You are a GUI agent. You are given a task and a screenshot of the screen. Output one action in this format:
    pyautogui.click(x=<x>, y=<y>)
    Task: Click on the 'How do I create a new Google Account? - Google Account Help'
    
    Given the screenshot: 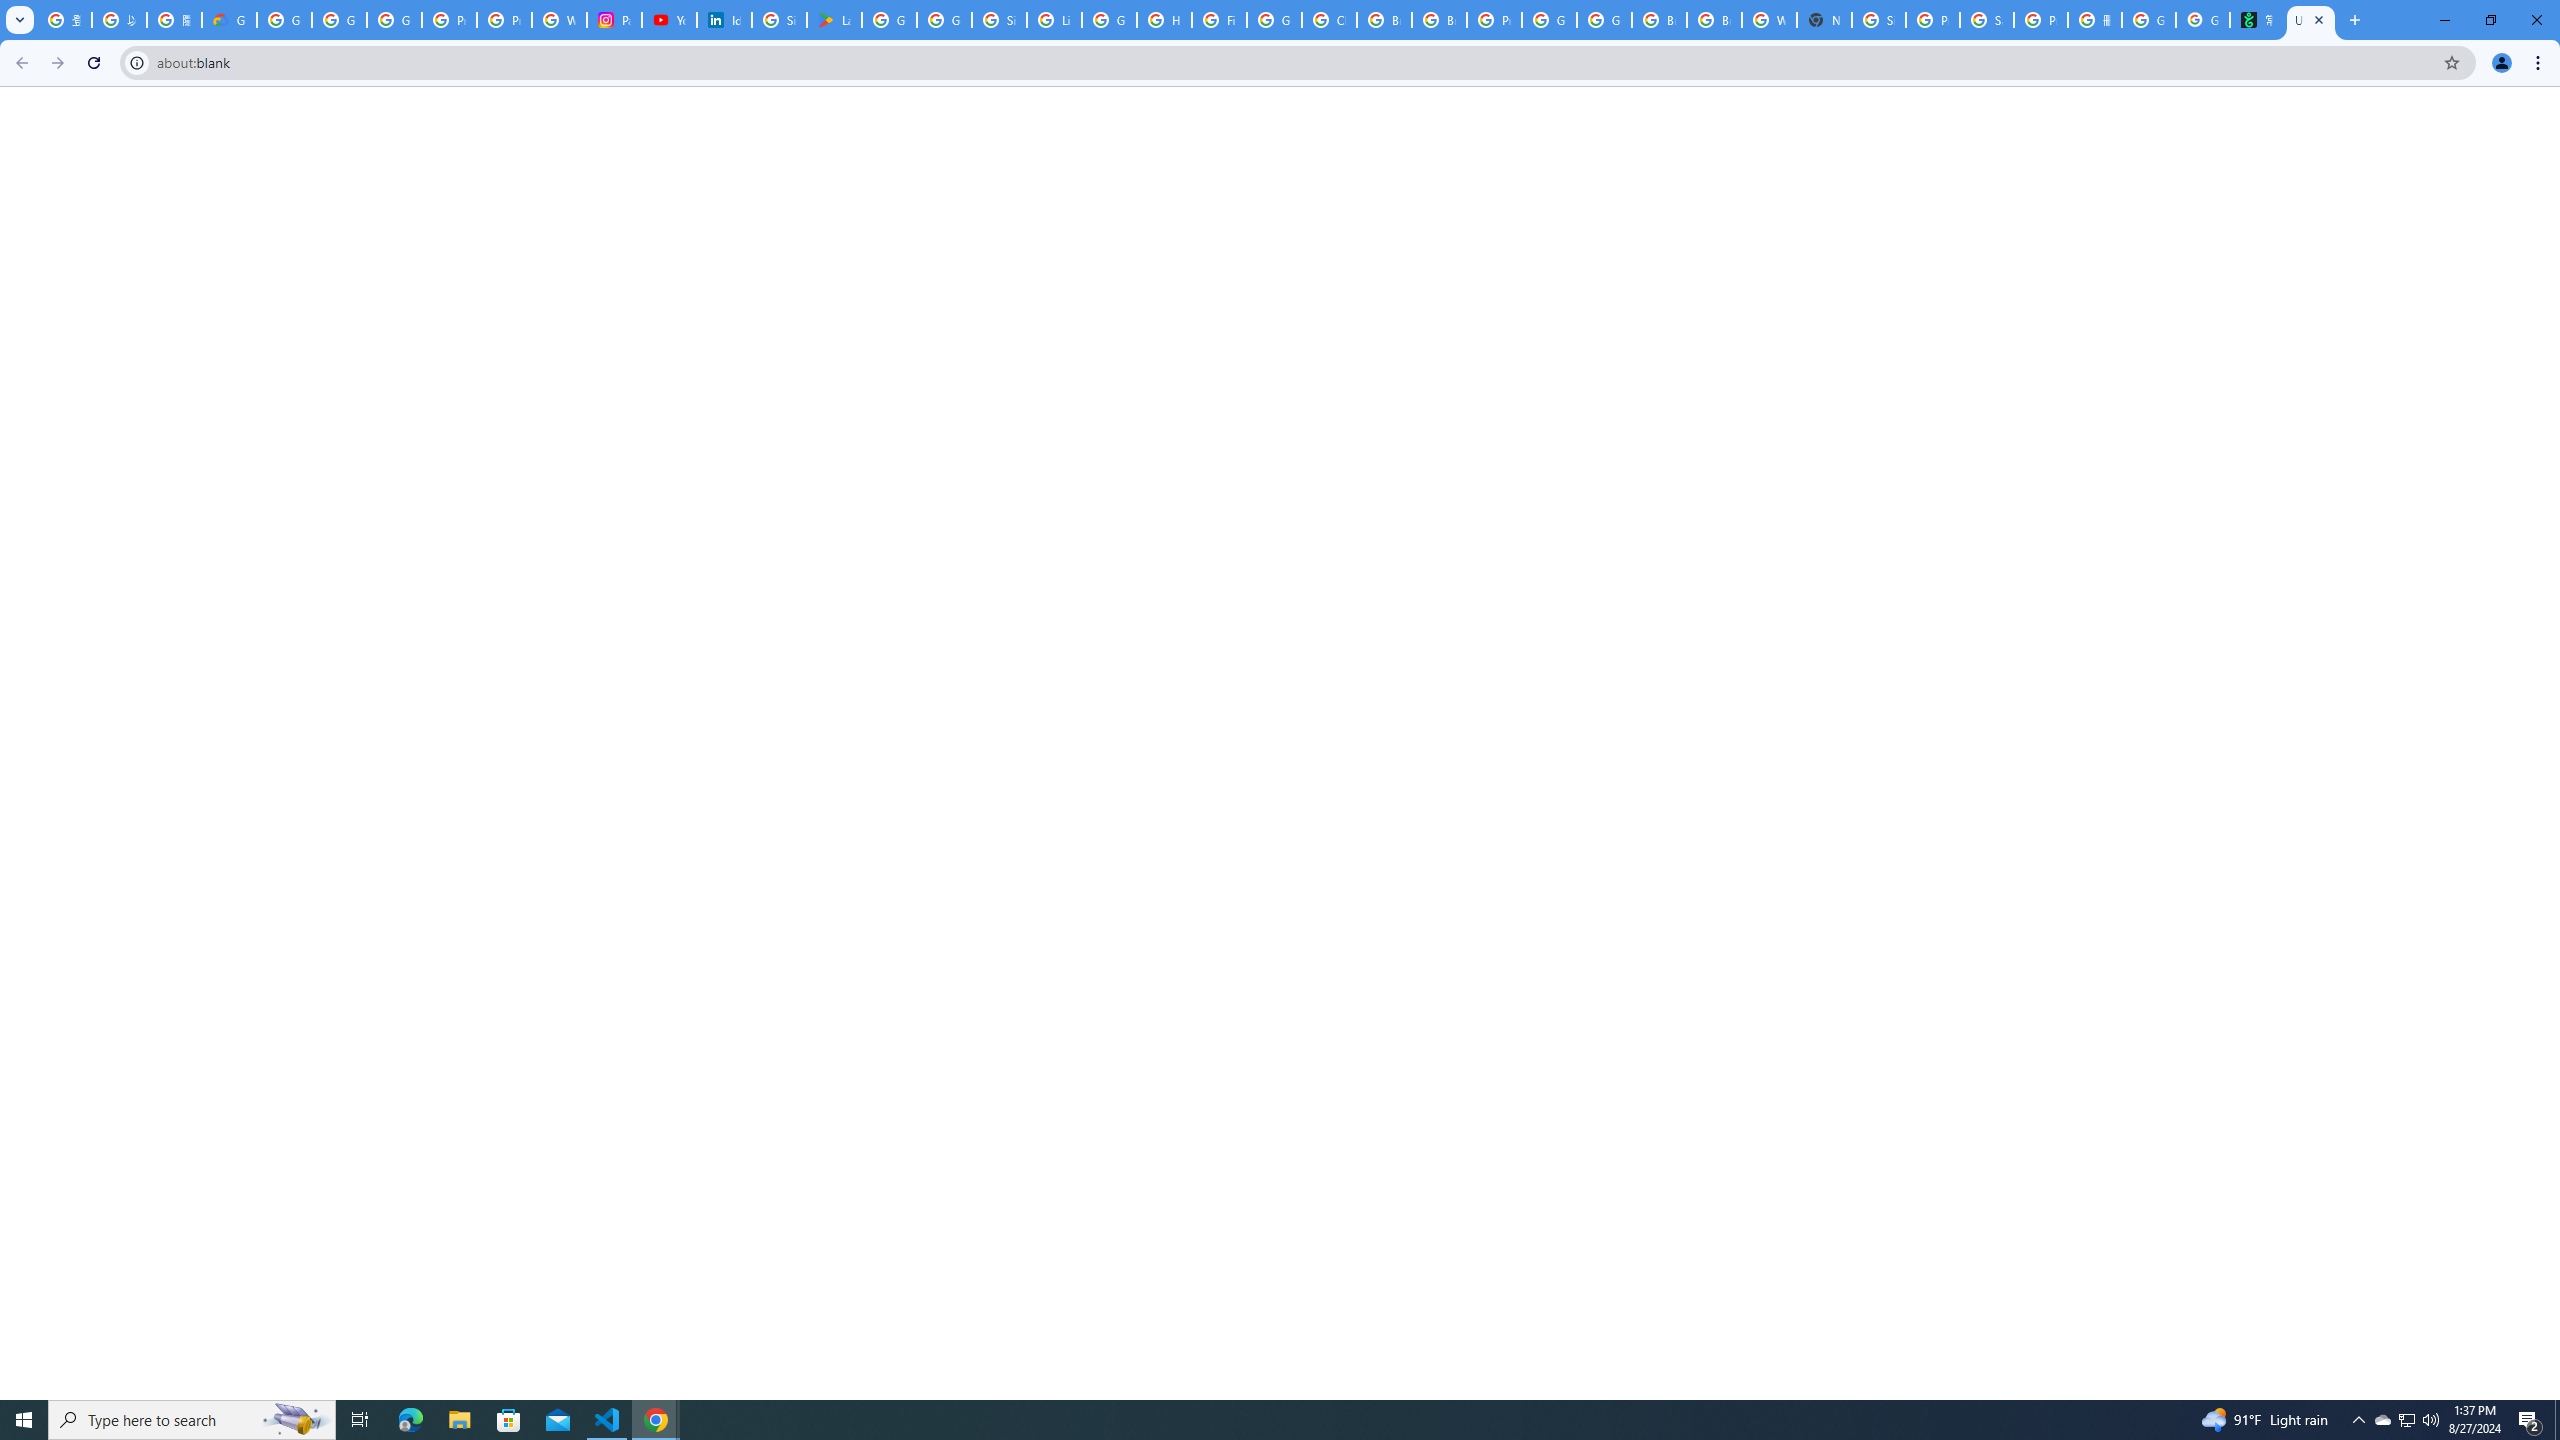 What is the action you would take?
    pyautogui.click(x=1163, y=19)
    